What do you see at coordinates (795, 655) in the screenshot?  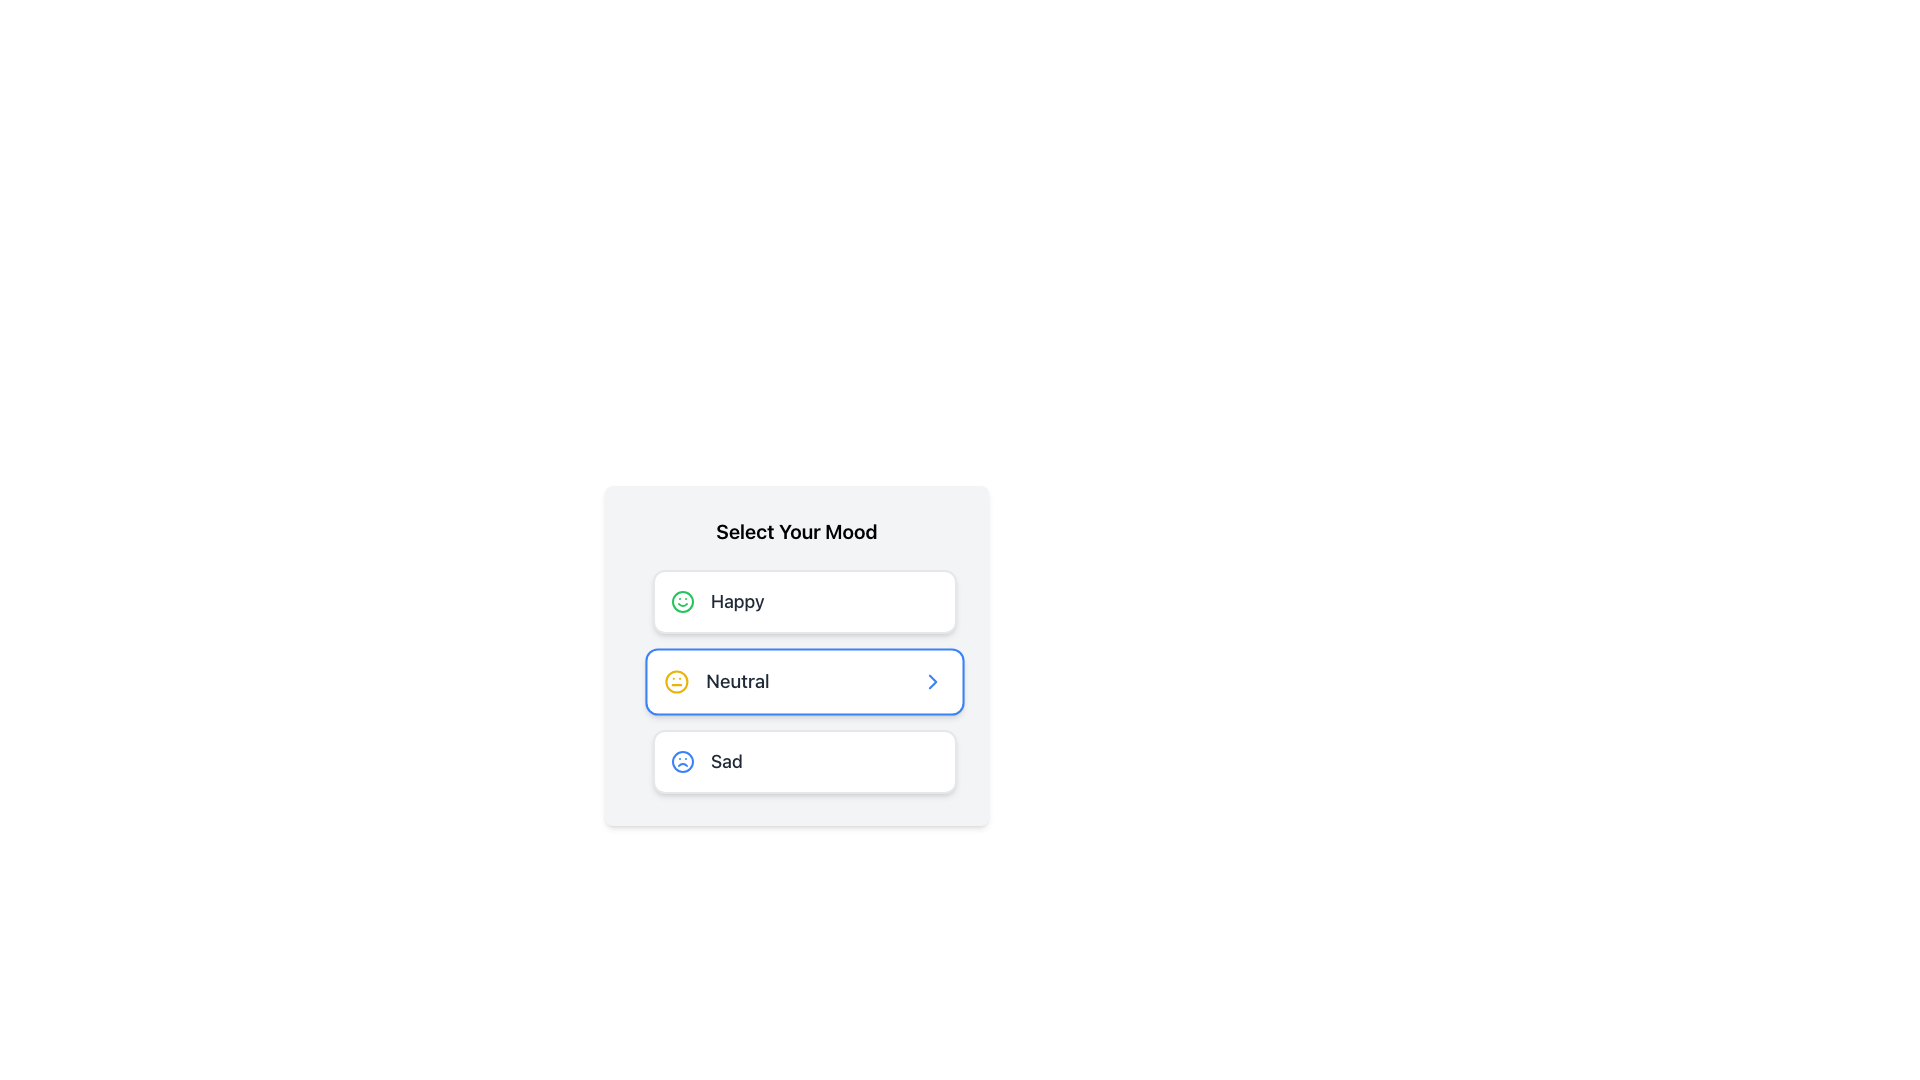 I see `the 'Neutral' mood selection button in the mood picker interface to trigger the highlighting effect` at bounding box center [795, 655].